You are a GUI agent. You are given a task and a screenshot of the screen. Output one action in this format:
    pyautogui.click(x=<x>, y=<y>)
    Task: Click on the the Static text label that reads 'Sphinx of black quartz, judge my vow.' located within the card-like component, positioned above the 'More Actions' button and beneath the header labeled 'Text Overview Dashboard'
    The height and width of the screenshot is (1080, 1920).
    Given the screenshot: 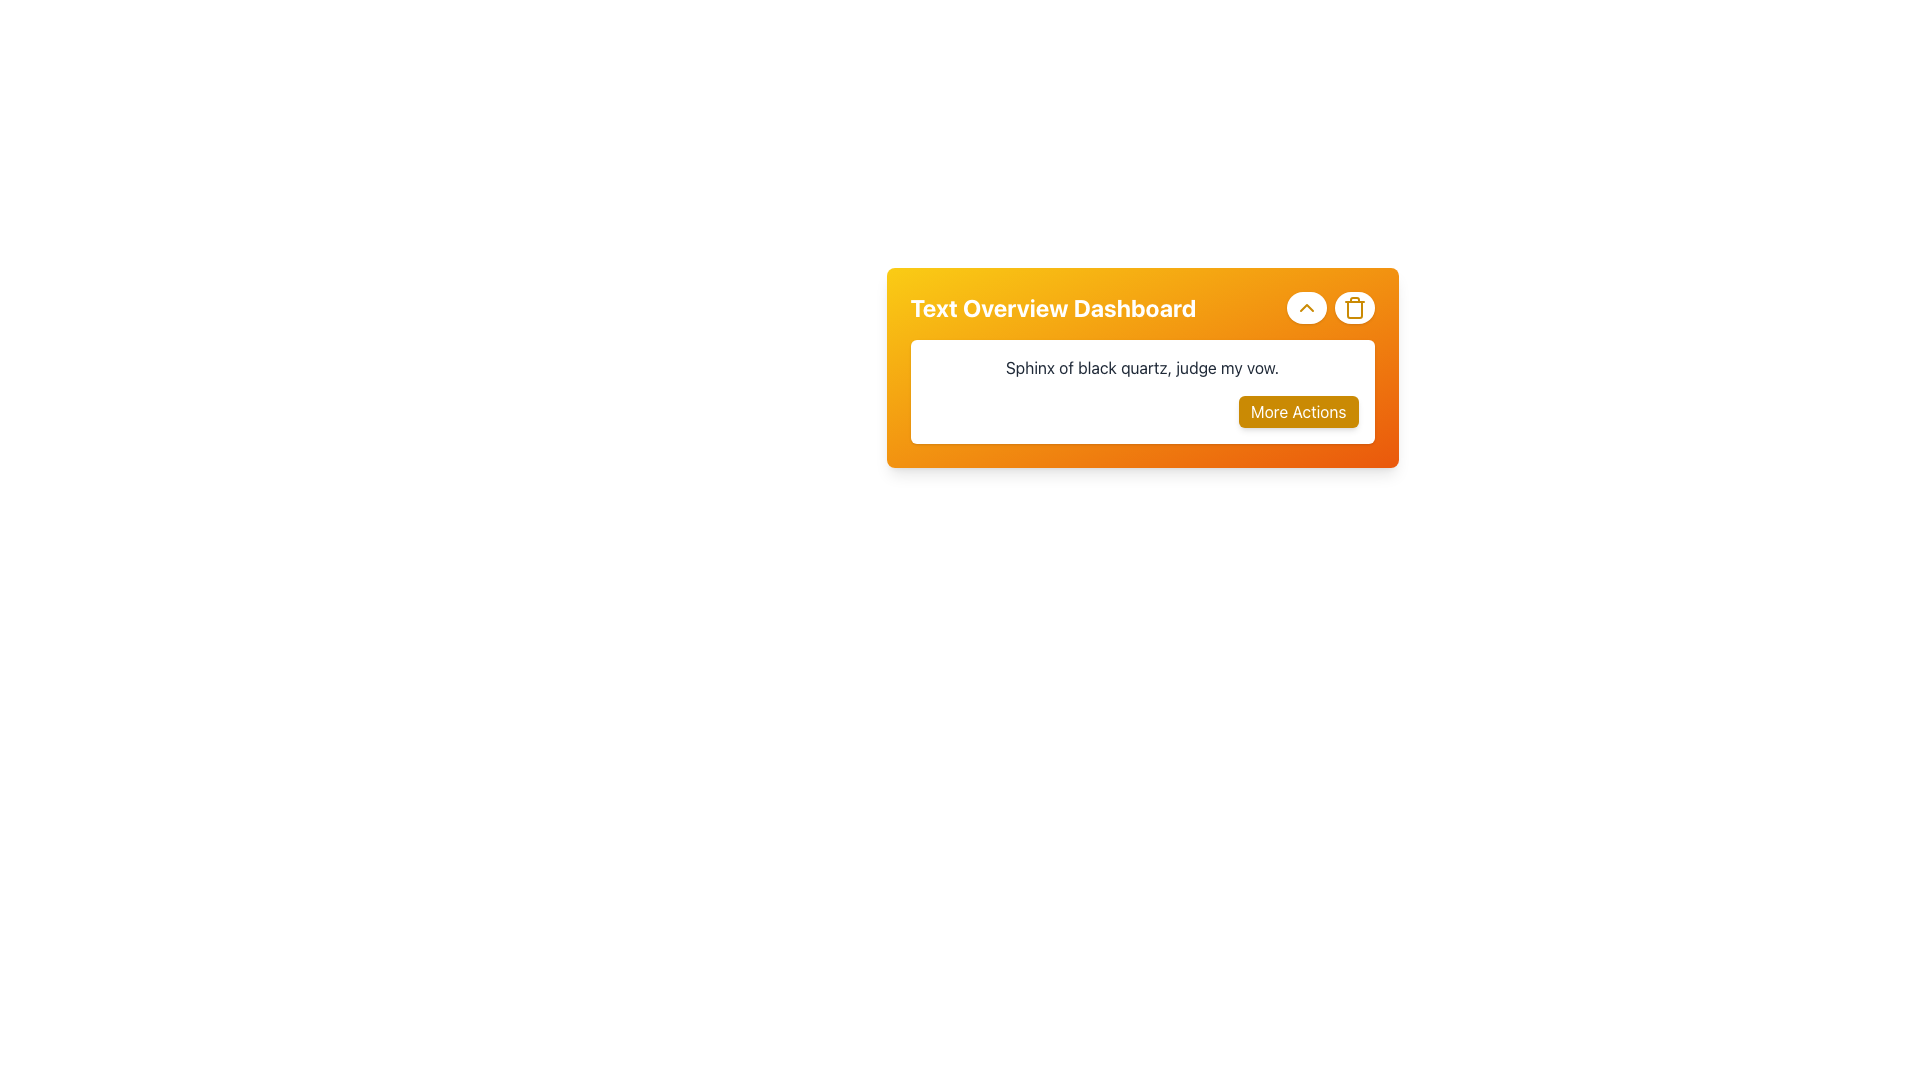 What is the action you would take?
    pyautogui.click(x=1142, y=367)
    